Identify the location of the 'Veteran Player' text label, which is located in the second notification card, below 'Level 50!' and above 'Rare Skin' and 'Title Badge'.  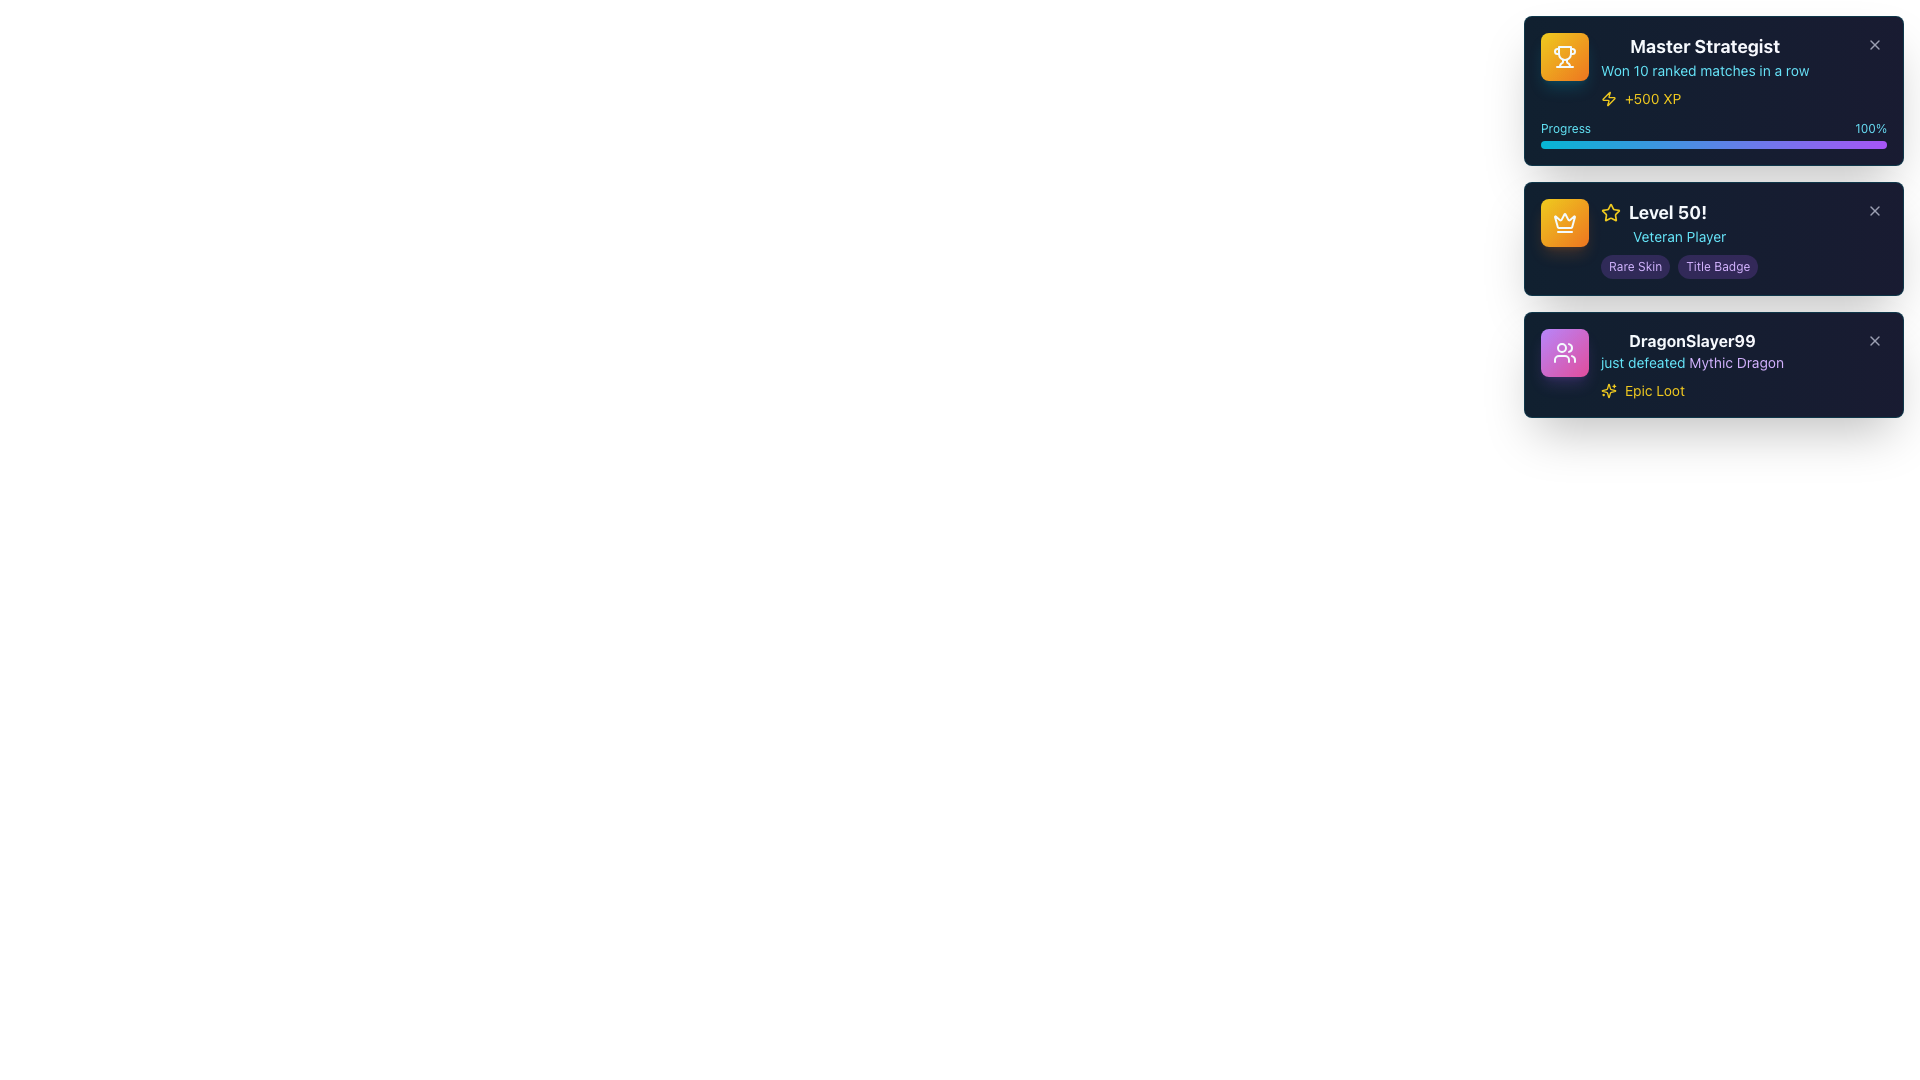
(1679, 235).